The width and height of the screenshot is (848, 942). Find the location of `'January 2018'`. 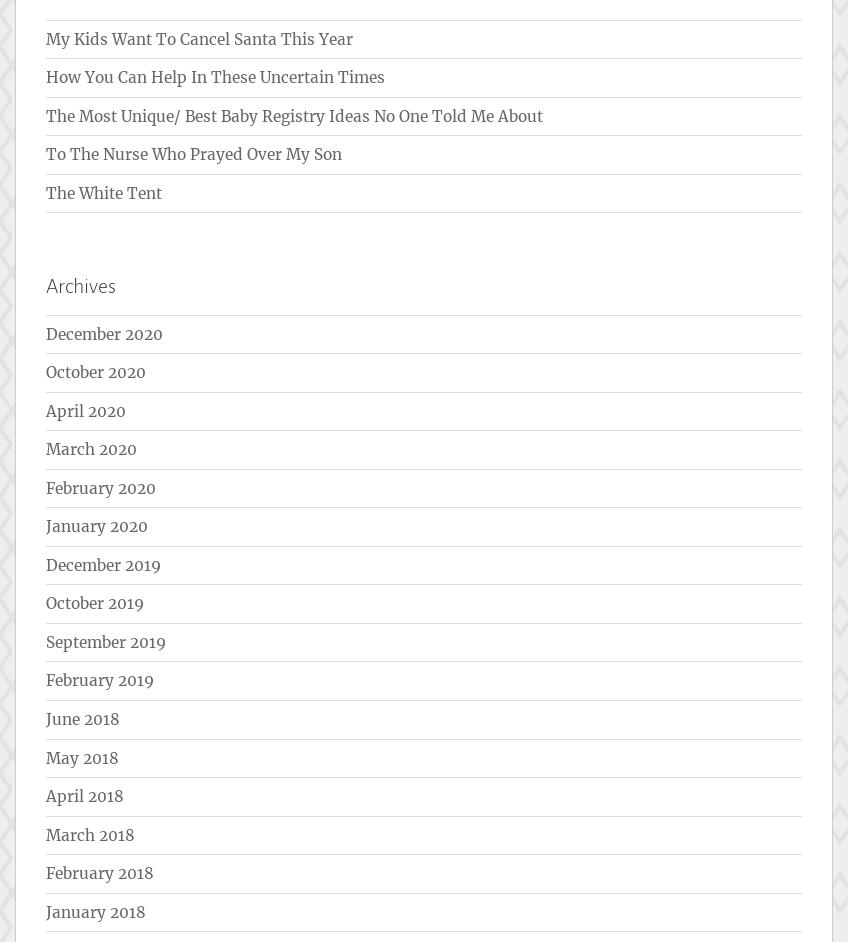

'January 2018' is located at coordinates (95, 910).